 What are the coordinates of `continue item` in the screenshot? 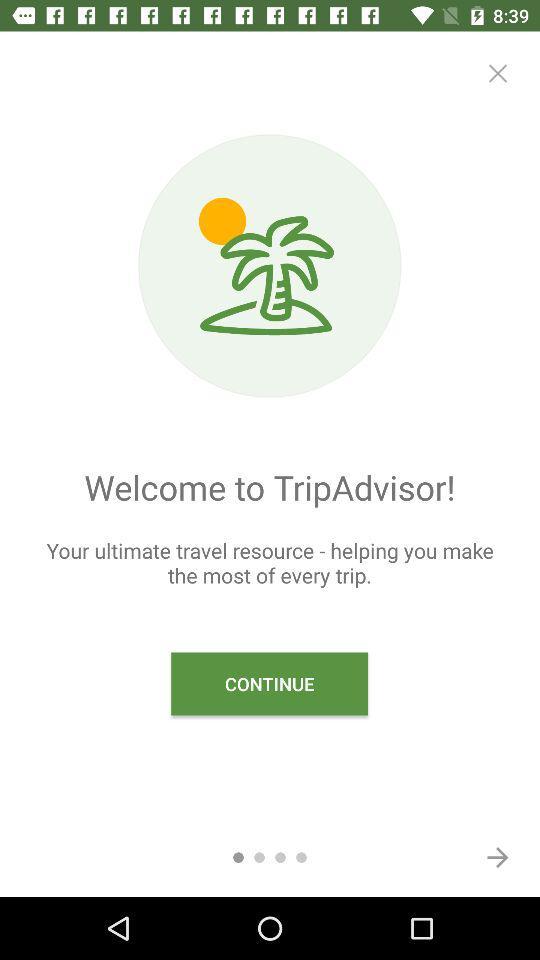 It's located at (269, 684).